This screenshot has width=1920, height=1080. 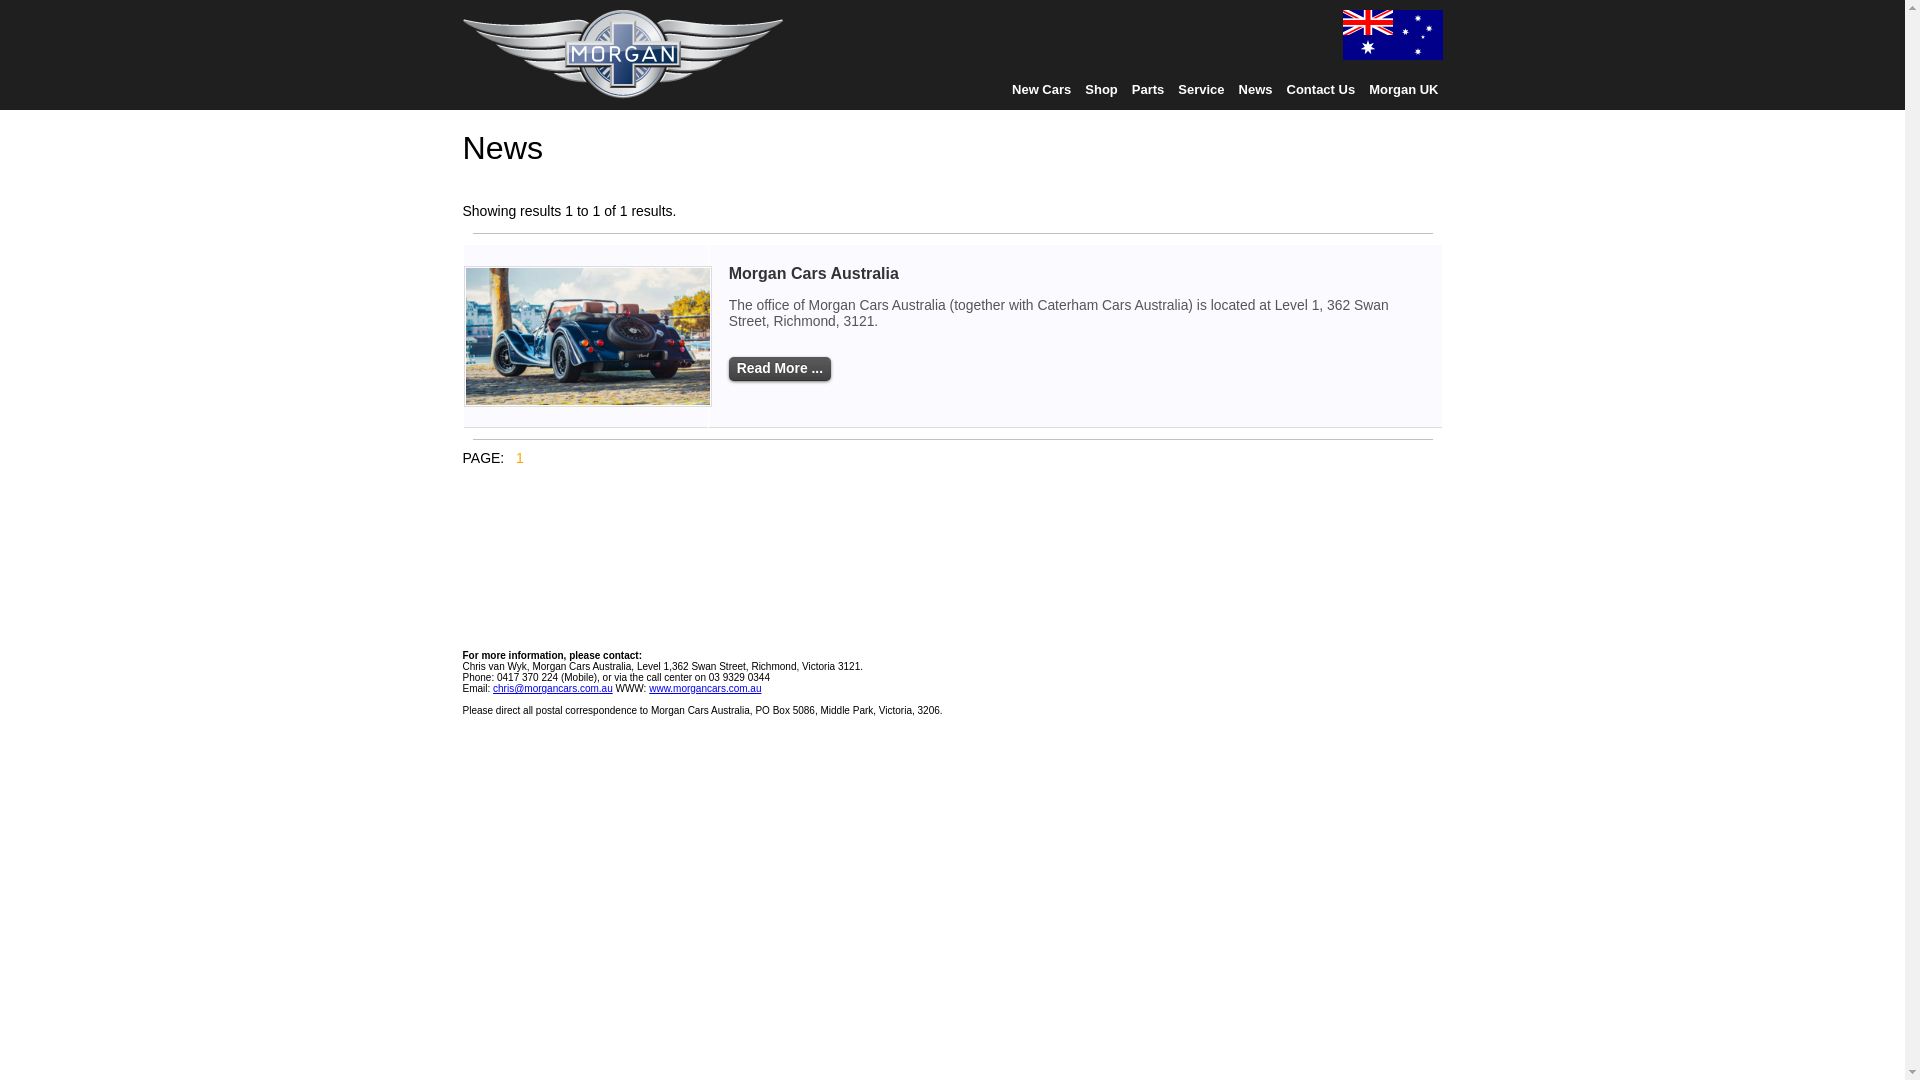 I want to click on 'chris@morgancars.com.au', so click(x=552, y=687).